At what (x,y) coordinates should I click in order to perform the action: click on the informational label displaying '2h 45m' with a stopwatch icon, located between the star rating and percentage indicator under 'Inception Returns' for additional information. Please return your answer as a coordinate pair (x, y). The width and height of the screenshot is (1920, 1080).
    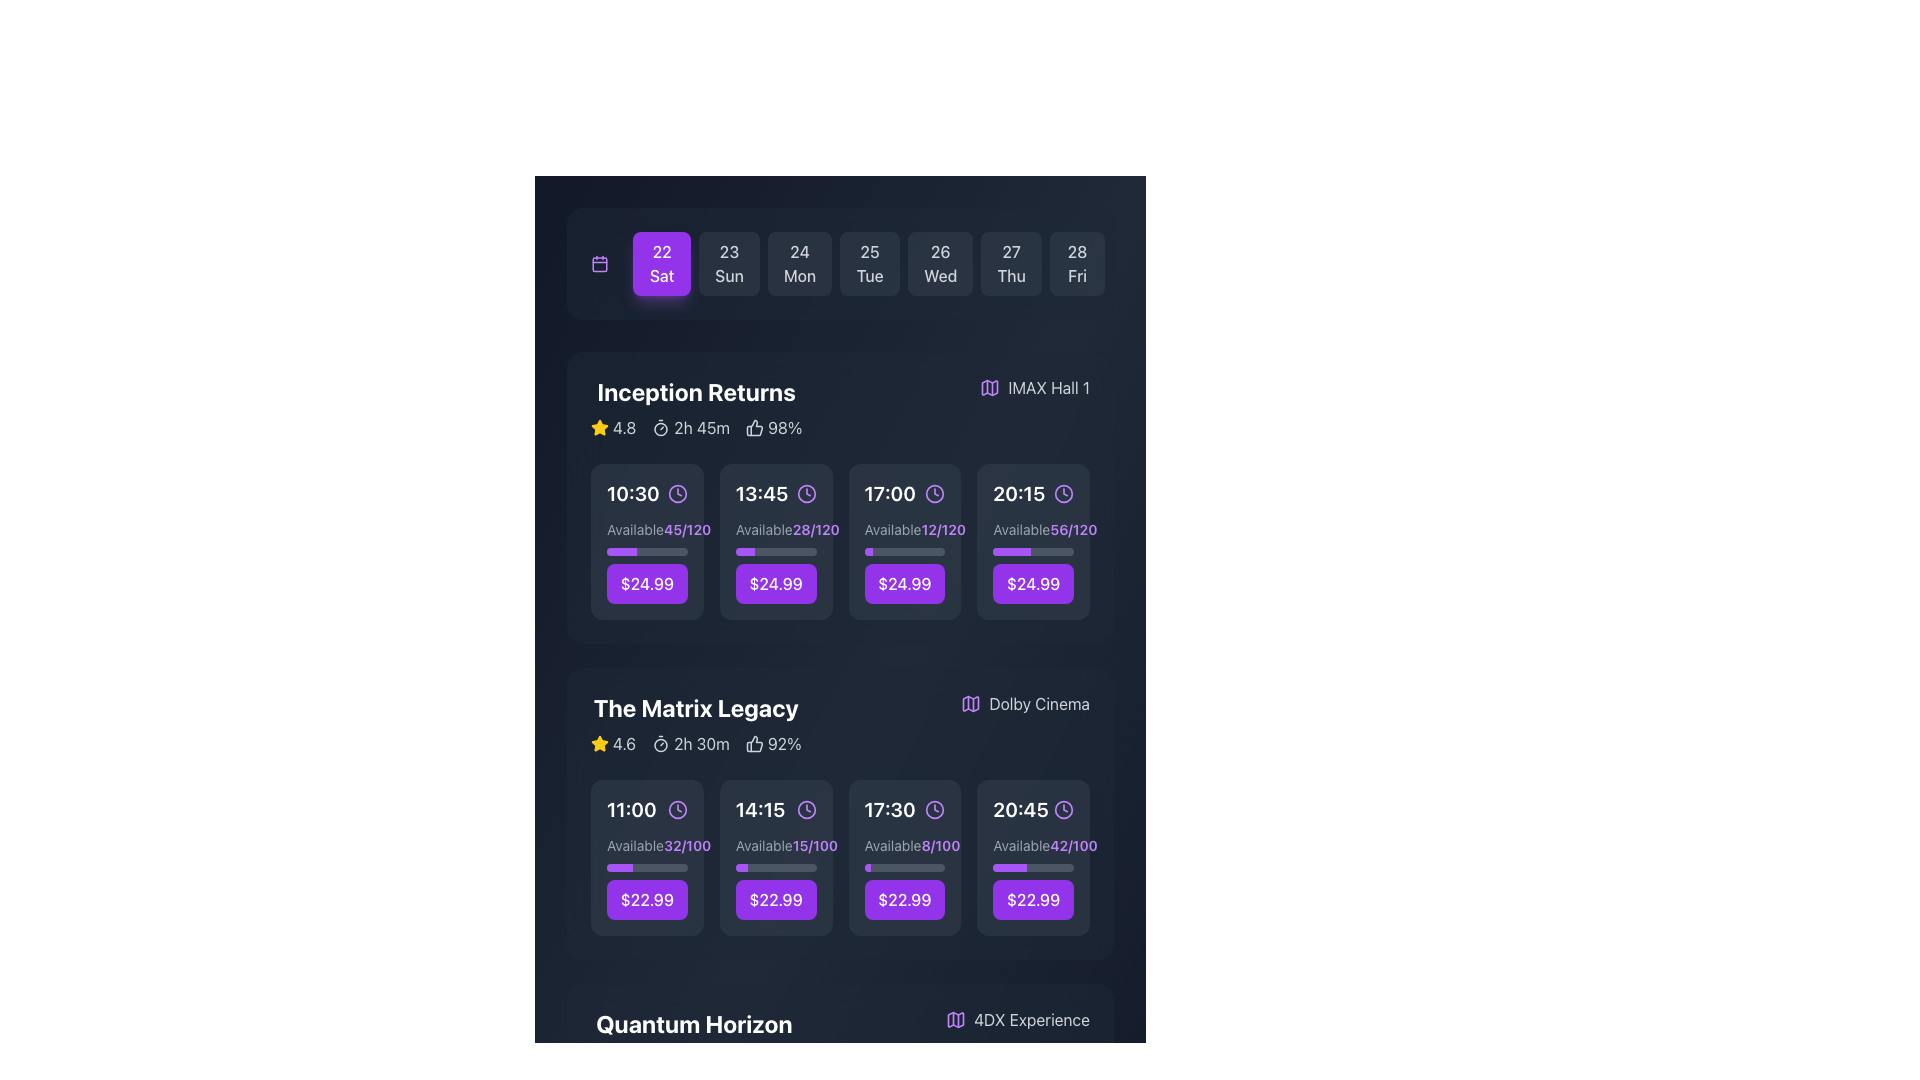
    Looking at the image, I should click on (691, 427).